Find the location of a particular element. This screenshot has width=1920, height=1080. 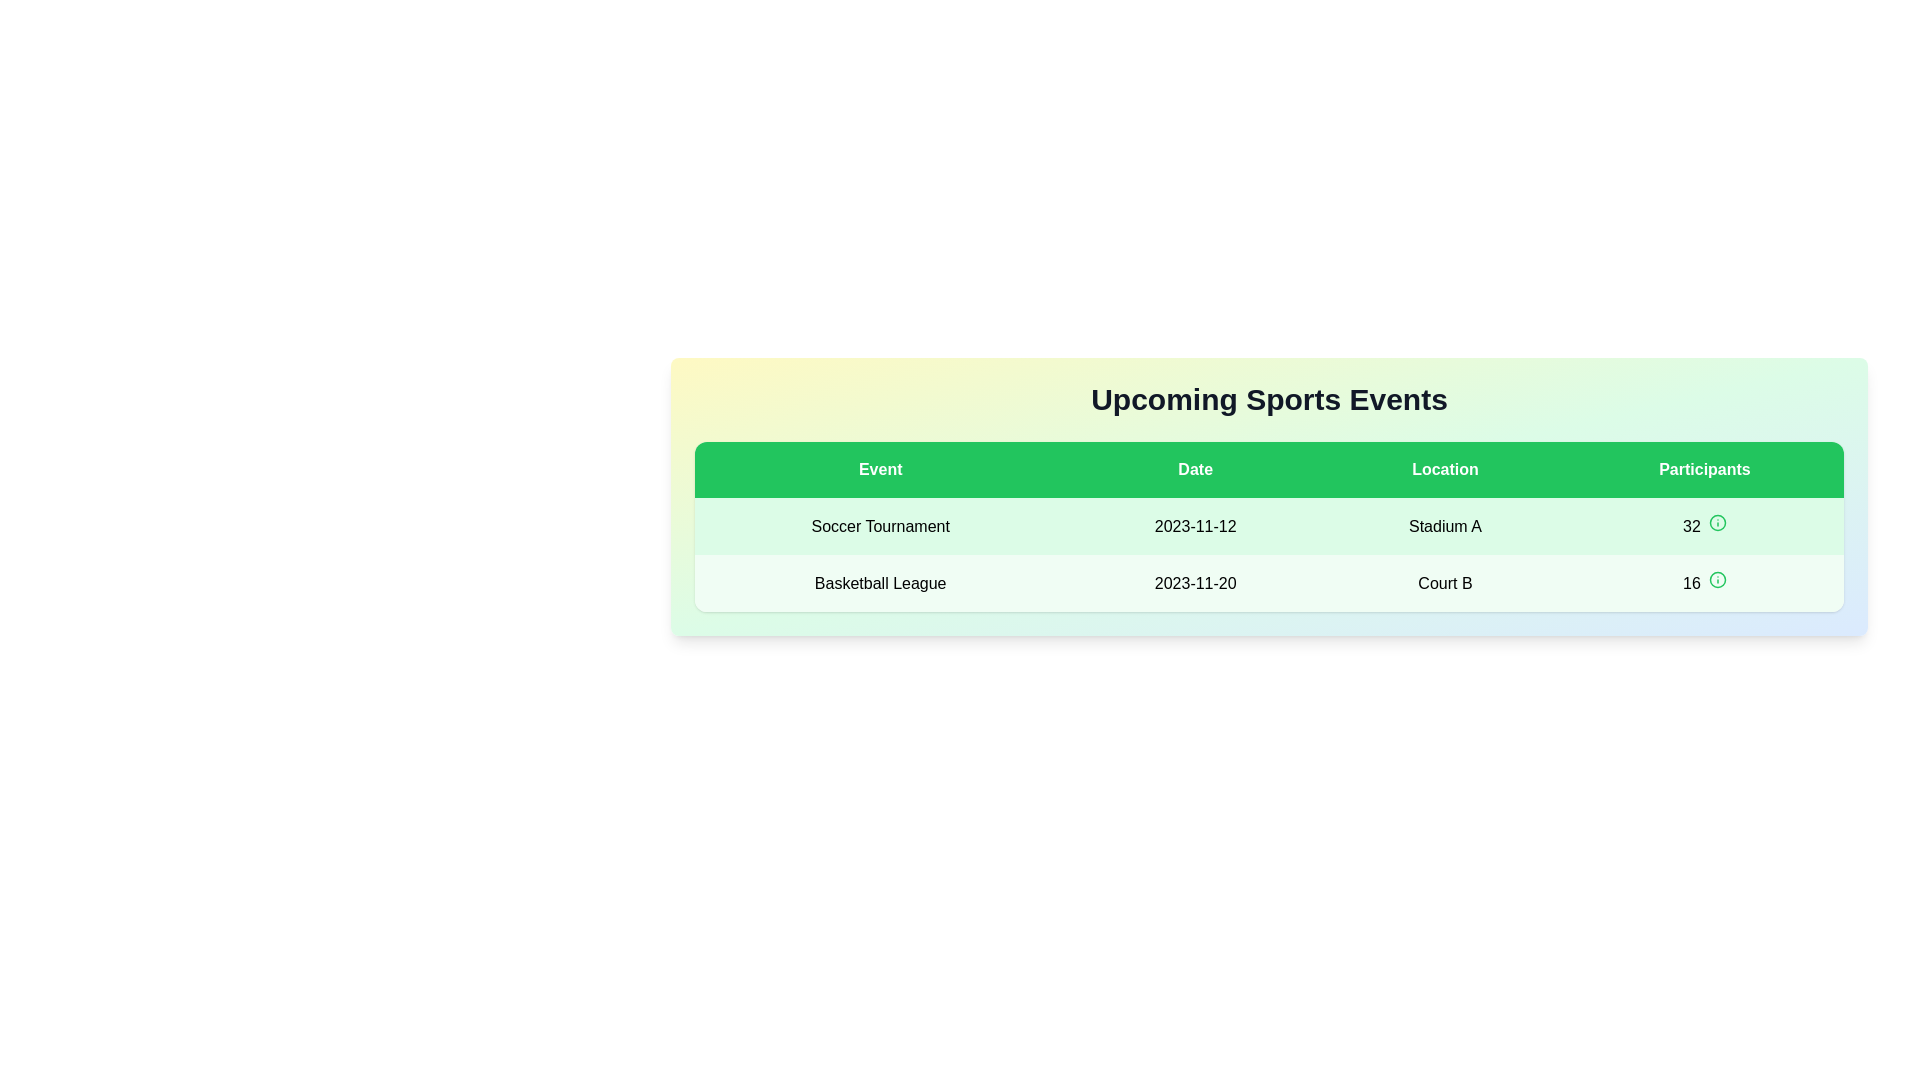

the non-interactive text label displaying the location for the 'Basketball League' event, which is the third entry in the 'Location' column of the 'Basketball League' row in the 'Upcoming Sports Events' table is located at coordinates (1445, 583).